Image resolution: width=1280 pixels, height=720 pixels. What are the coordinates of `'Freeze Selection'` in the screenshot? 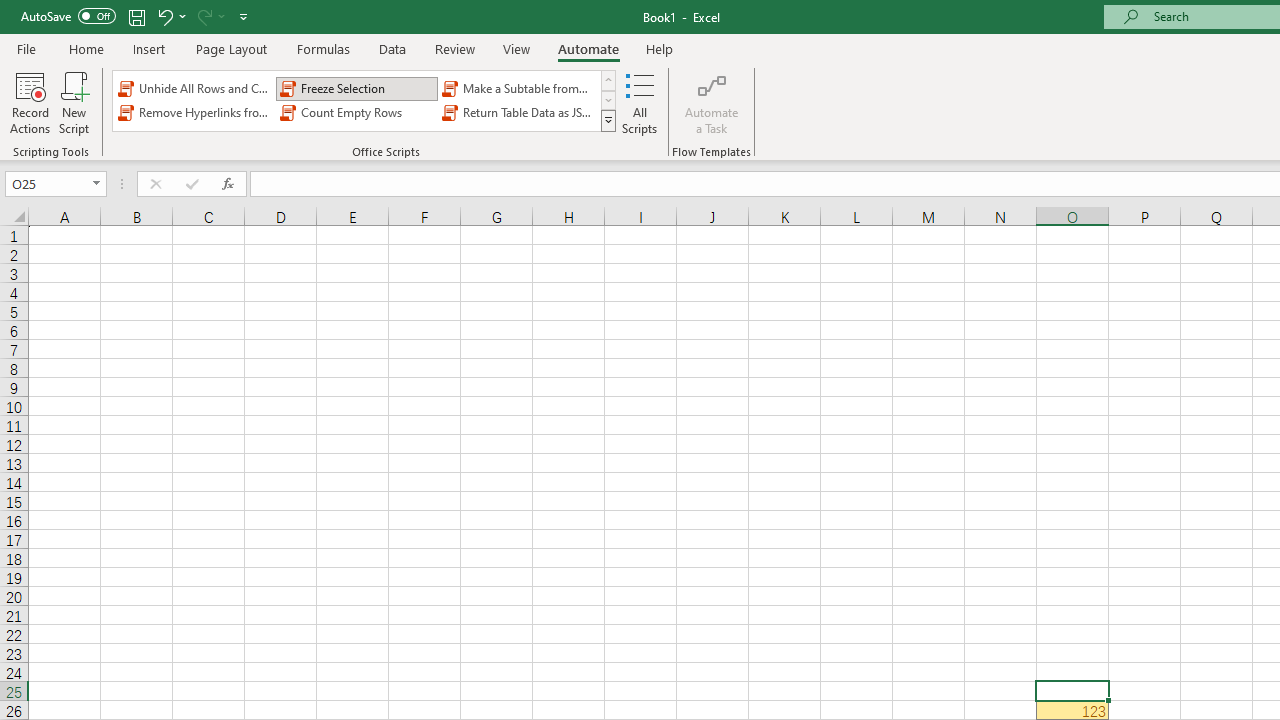 It's located at (357, 87).